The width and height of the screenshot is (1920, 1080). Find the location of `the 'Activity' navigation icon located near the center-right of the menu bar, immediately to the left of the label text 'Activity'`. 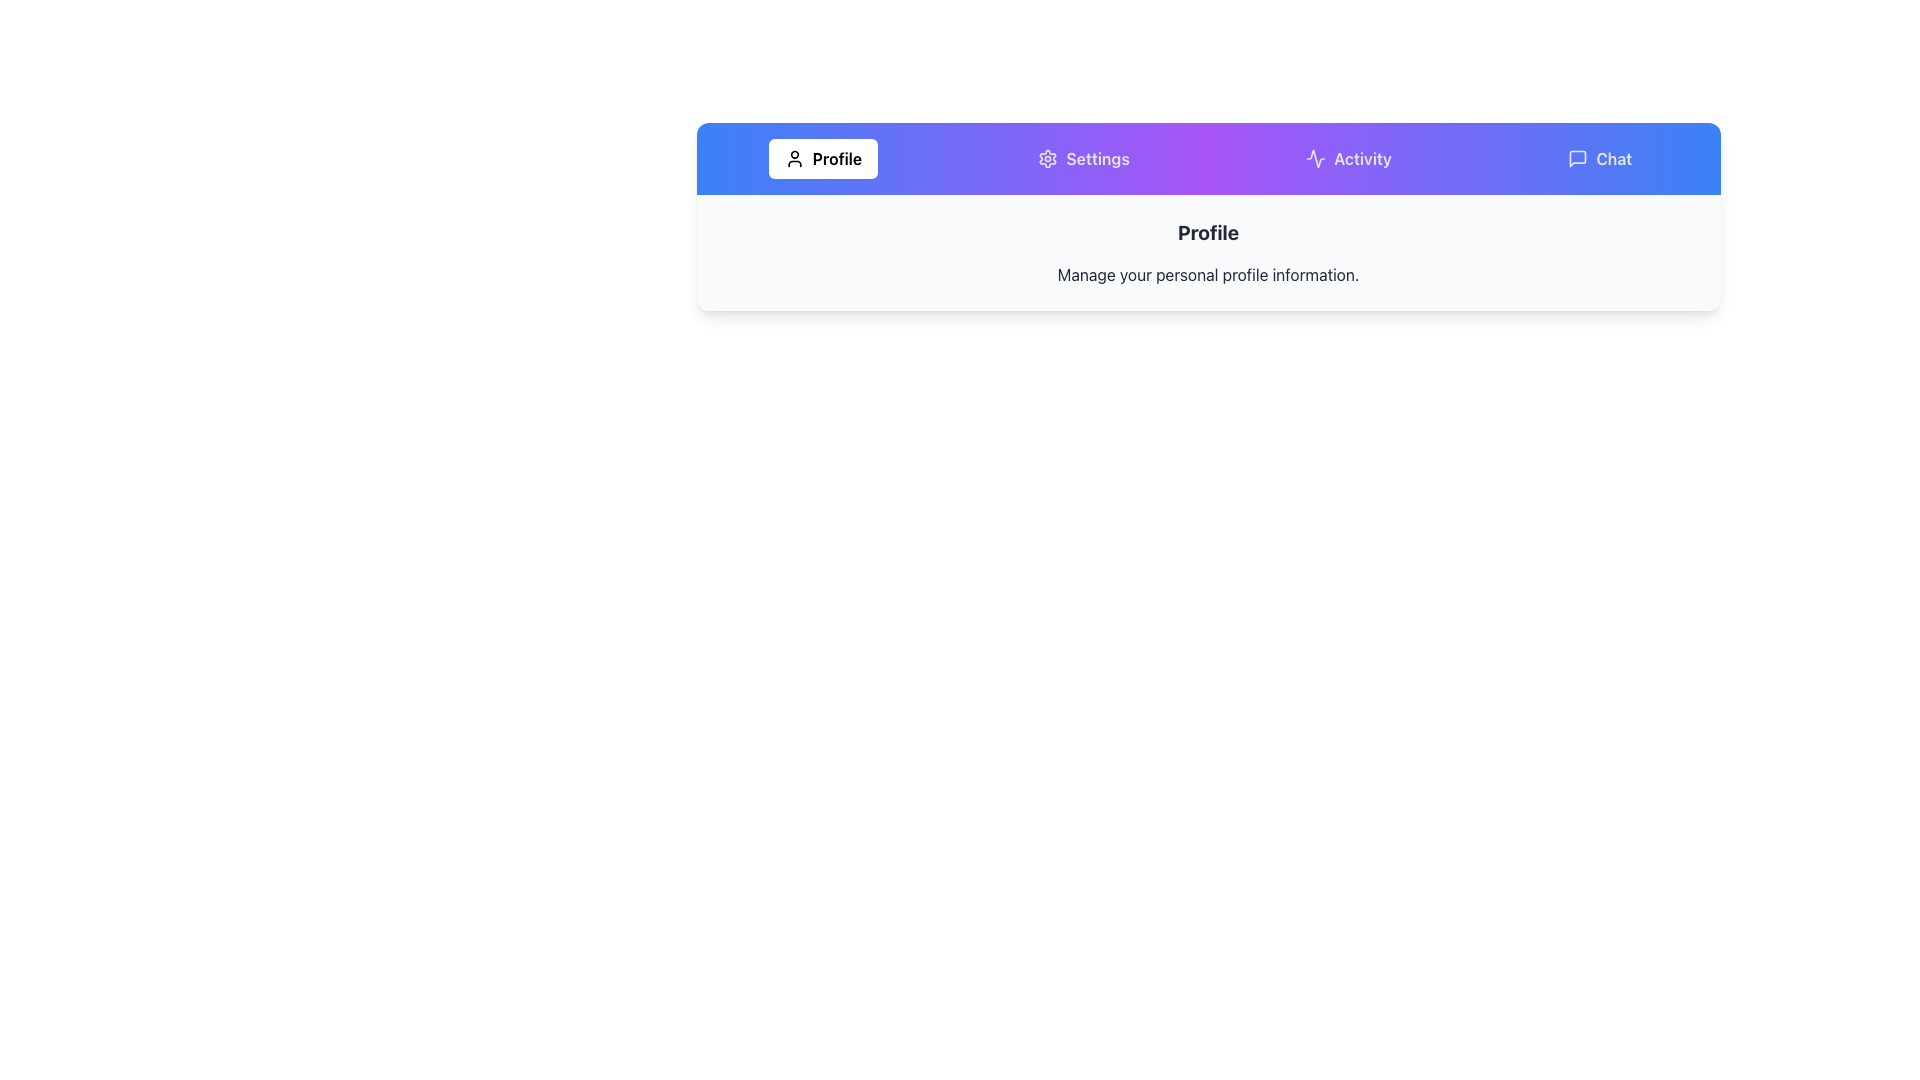

the 'Activity' navigation icon located near the center-right of the menu bar, immediately to the left of the label text 'Activity' is located at coordinates (1316, 157).